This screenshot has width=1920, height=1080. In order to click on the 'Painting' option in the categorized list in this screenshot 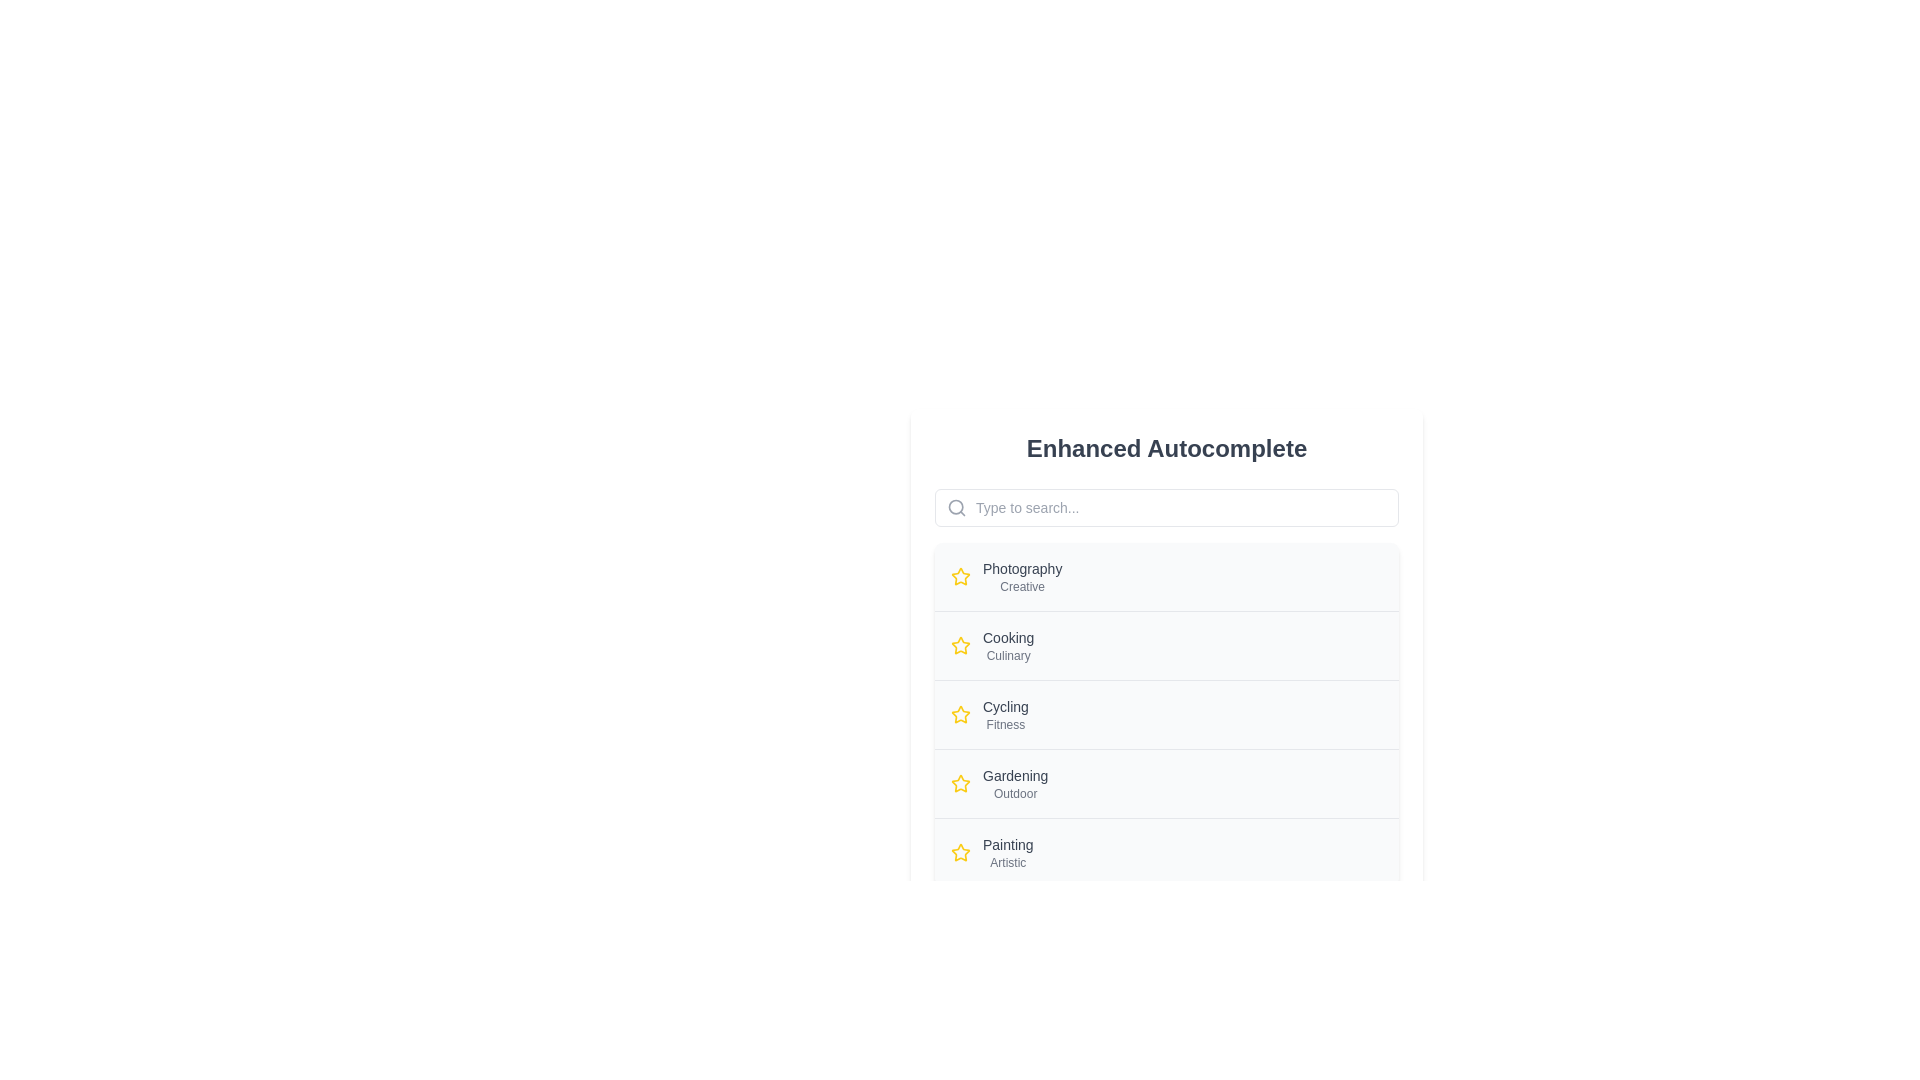, I will do `click(1008, 852)`.